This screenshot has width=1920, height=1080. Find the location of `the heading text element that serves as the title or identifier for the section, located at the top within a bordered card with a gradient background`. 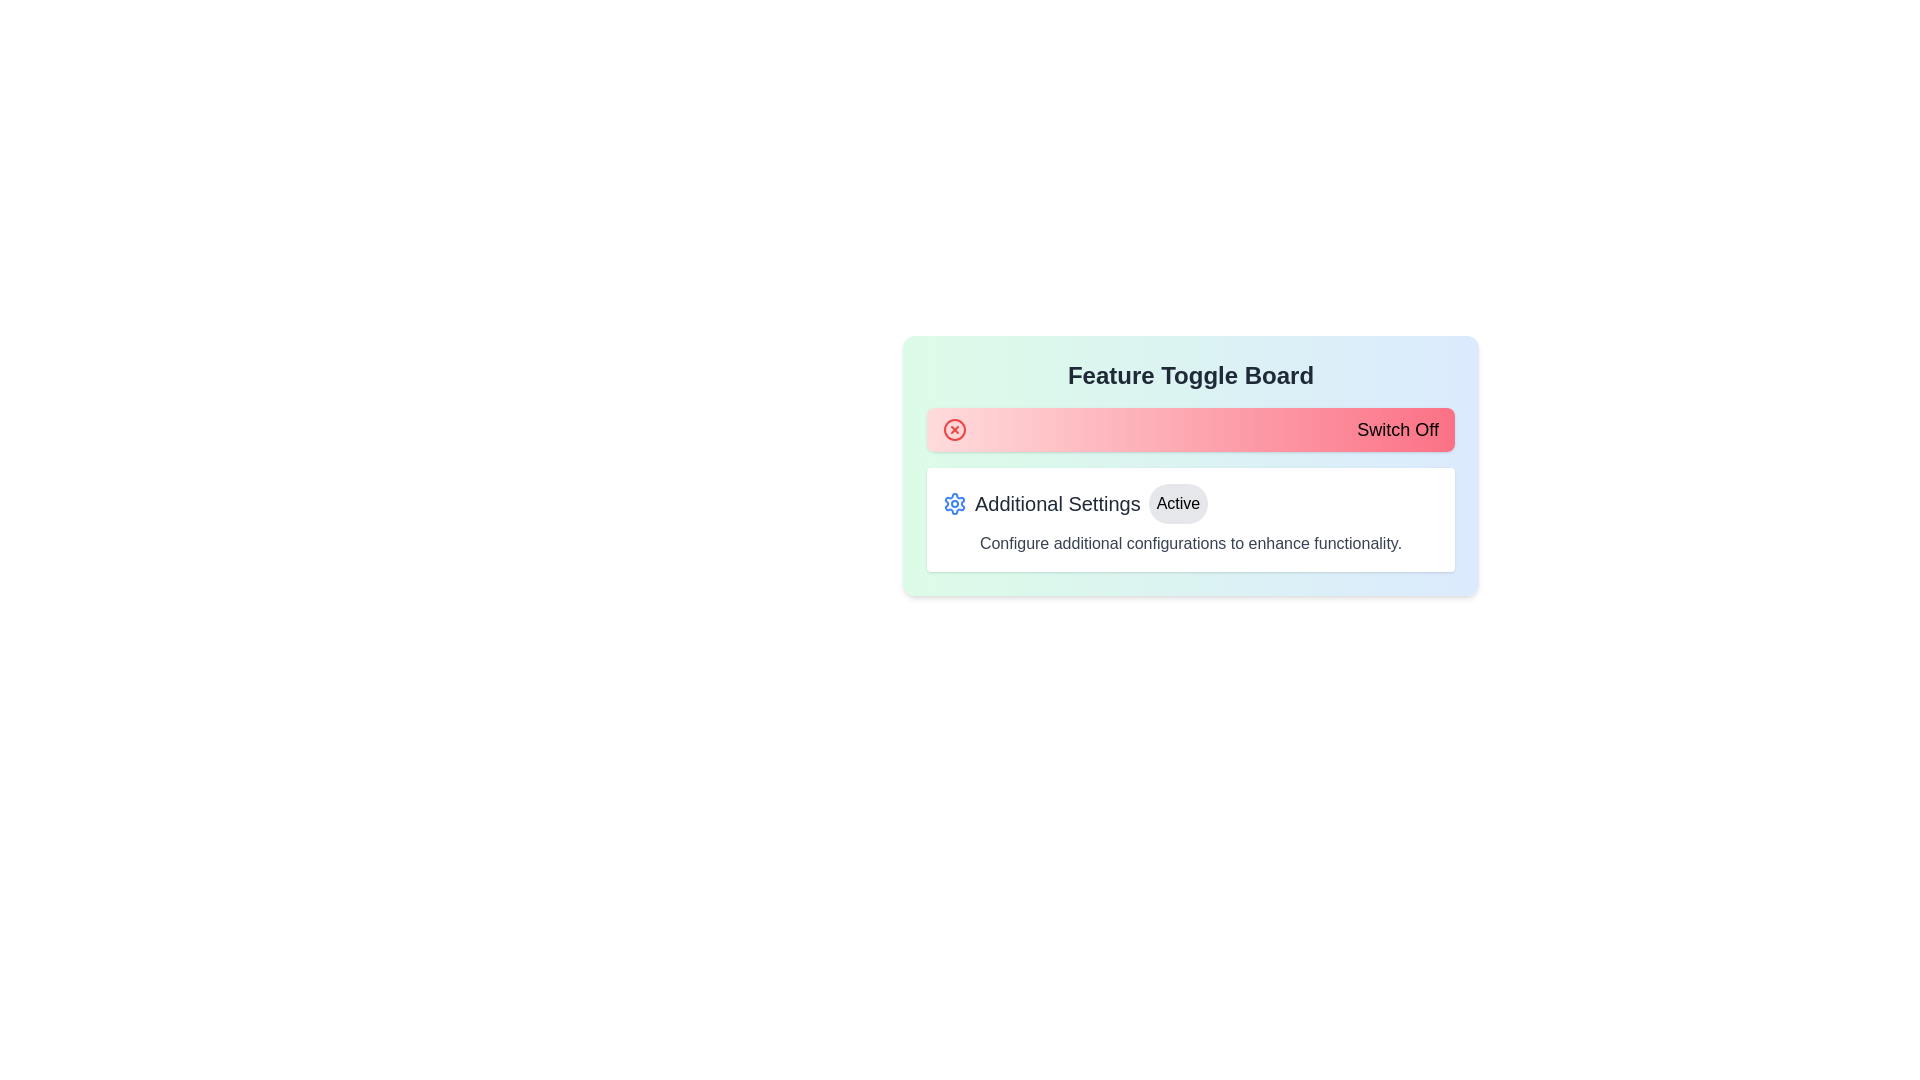

the heading text element that serves as the title or identifier for the section, located at the top within a bordered card with a gradient background is located at coordinates (1190, 375).